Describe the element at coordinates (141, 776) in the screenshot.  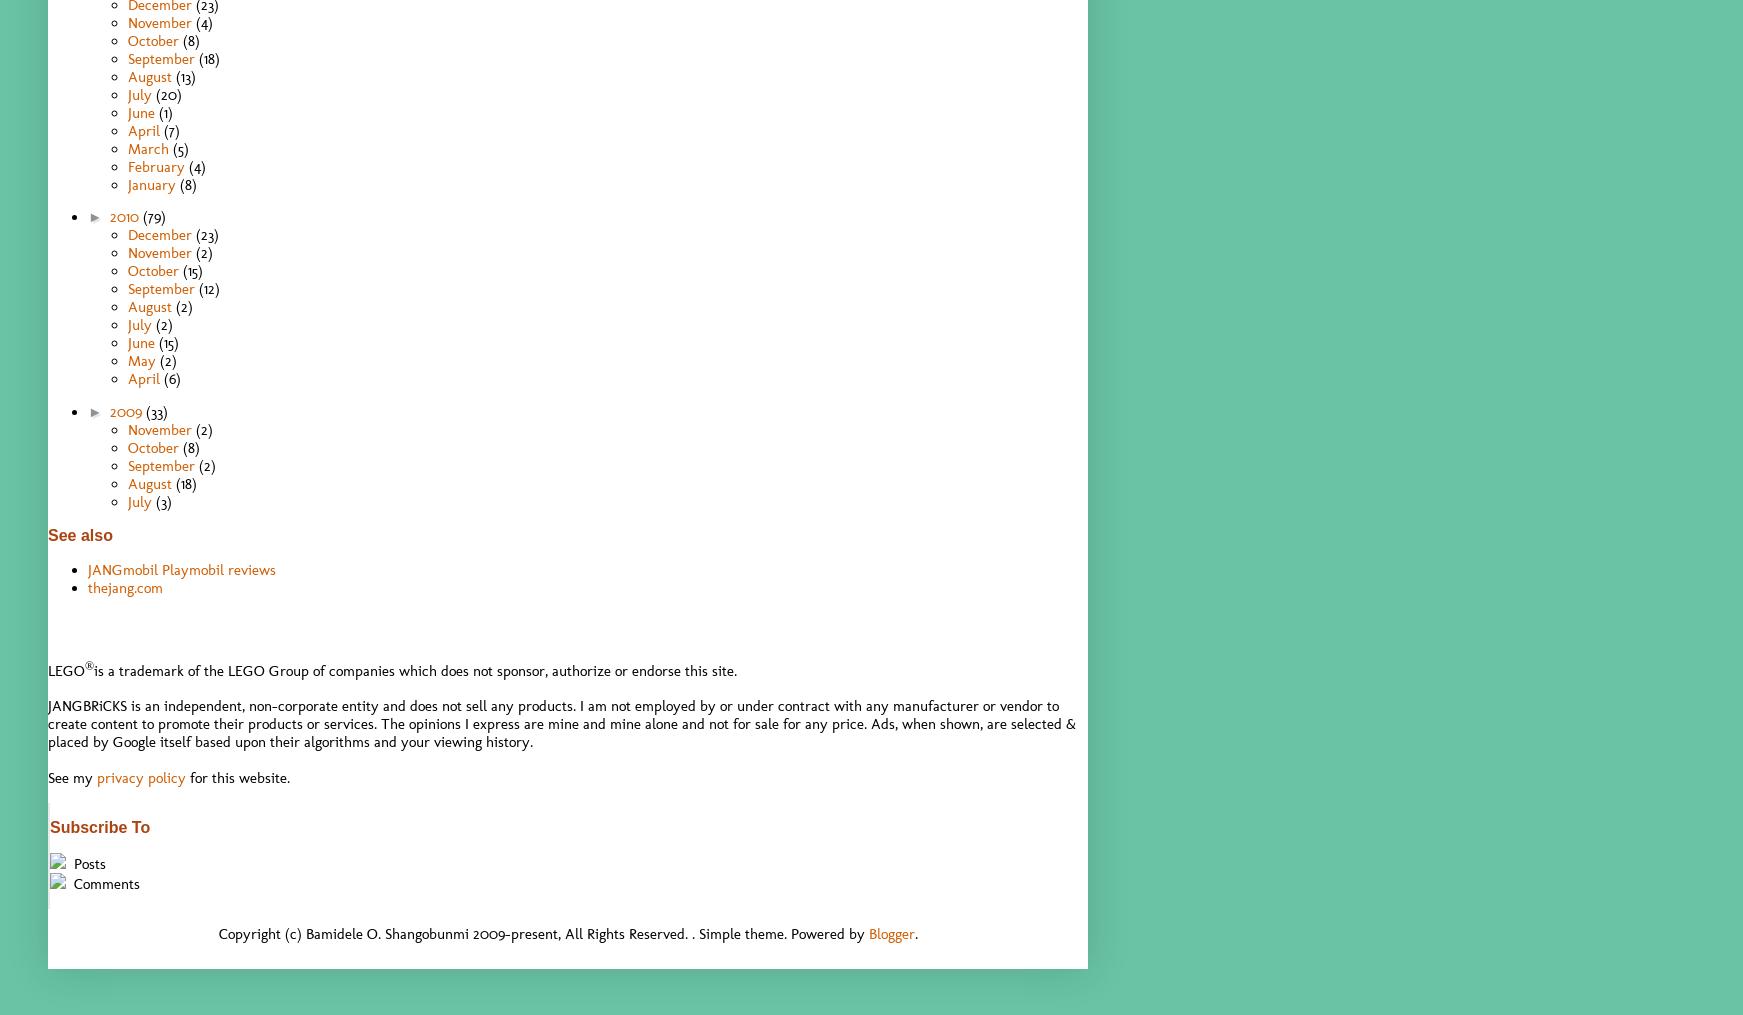
I see `'privacy policy'` at that location.